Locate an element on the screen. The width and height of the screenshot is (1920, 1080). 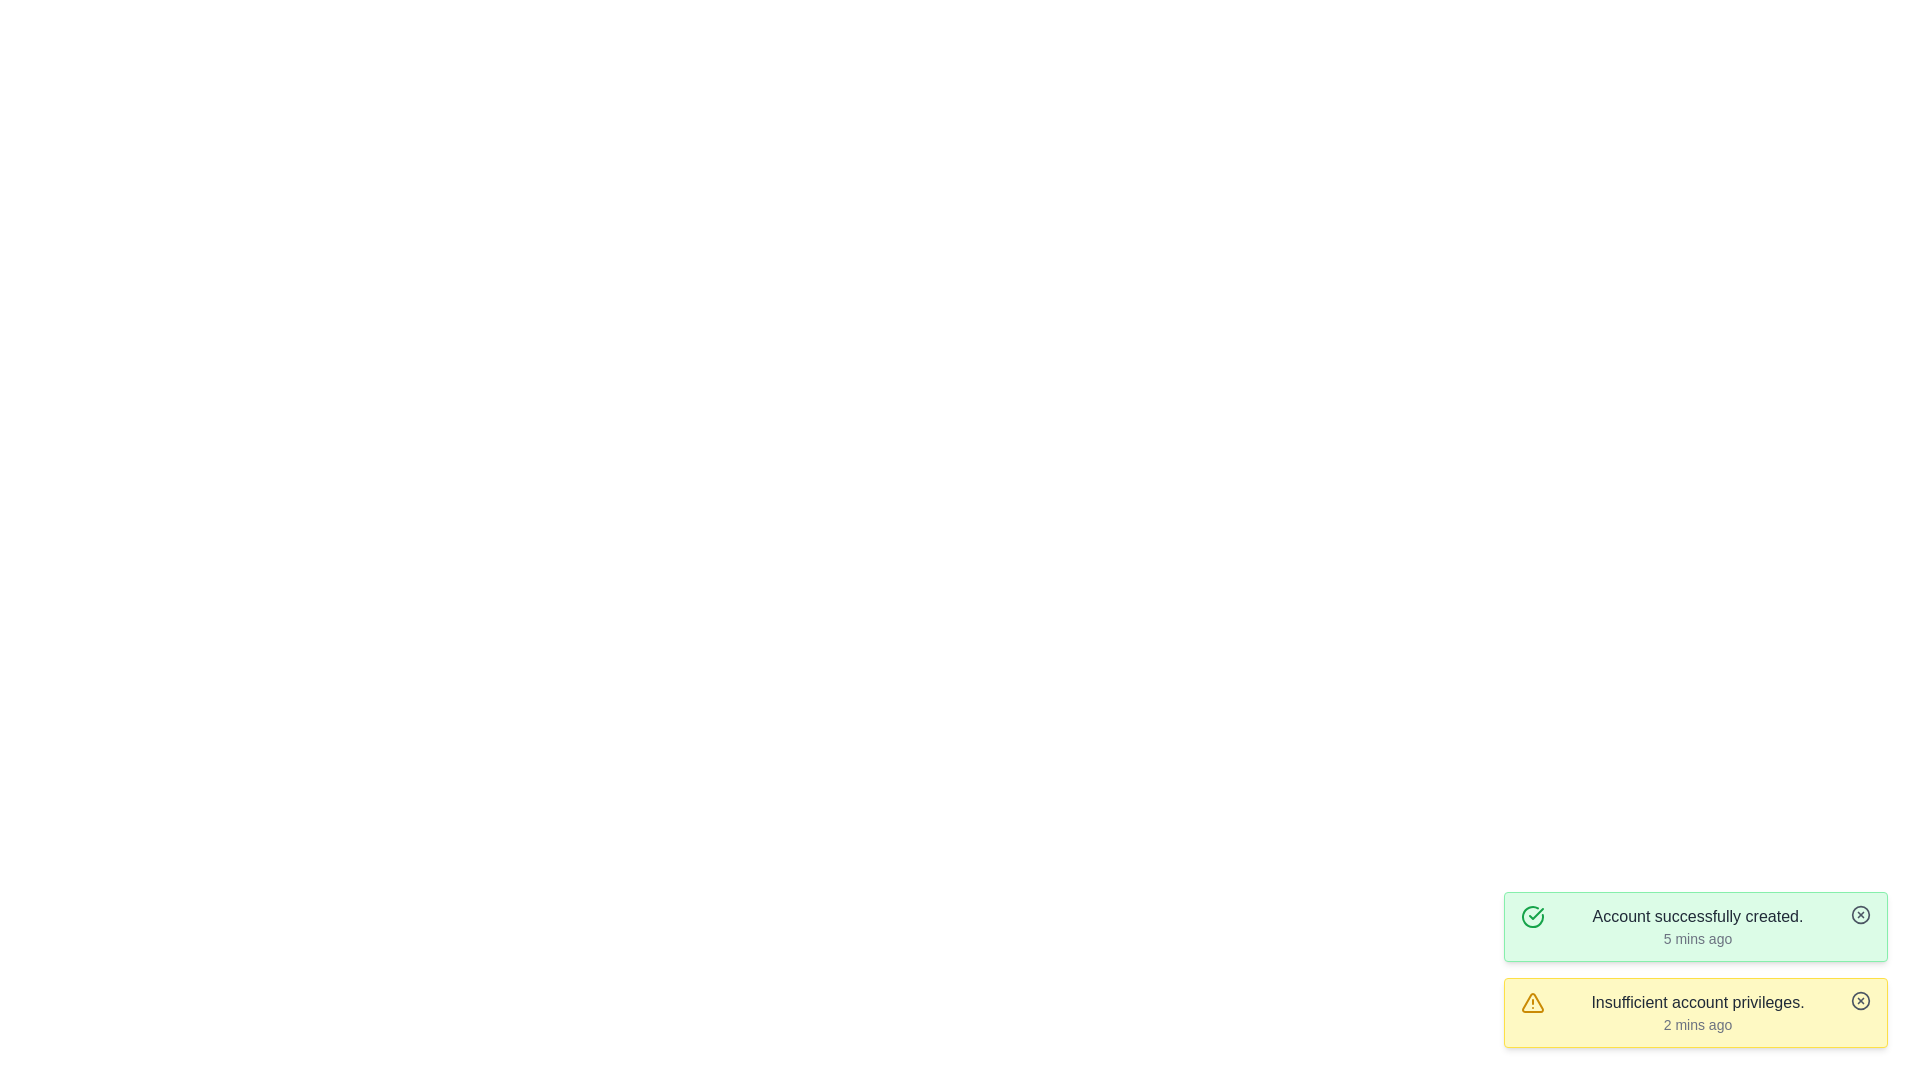
the text label displaying '2 mins ago', which is located beneath the message 'Insufficient account privileges.' in the yellow notification box is located at coordinates (1697, 1025).